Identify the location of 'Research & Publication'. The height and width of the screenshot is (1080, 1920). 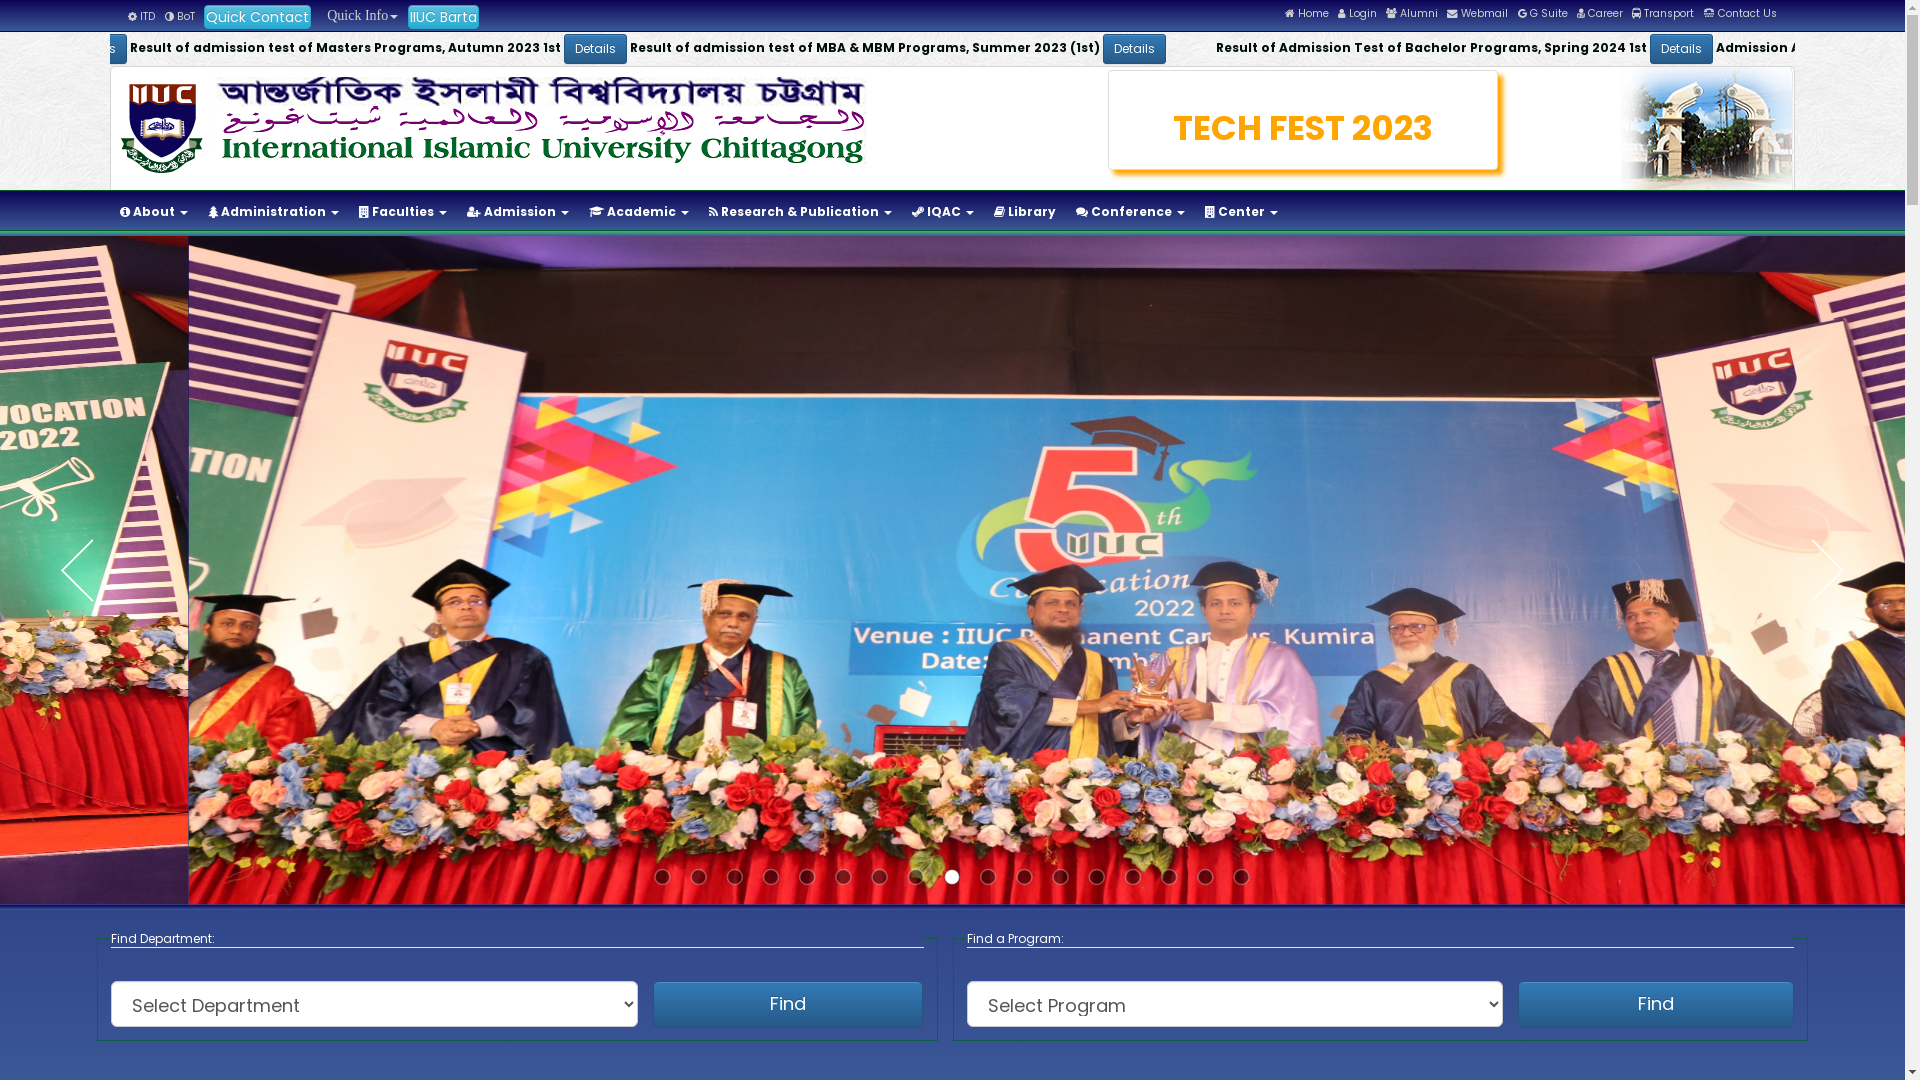
(699, 212).